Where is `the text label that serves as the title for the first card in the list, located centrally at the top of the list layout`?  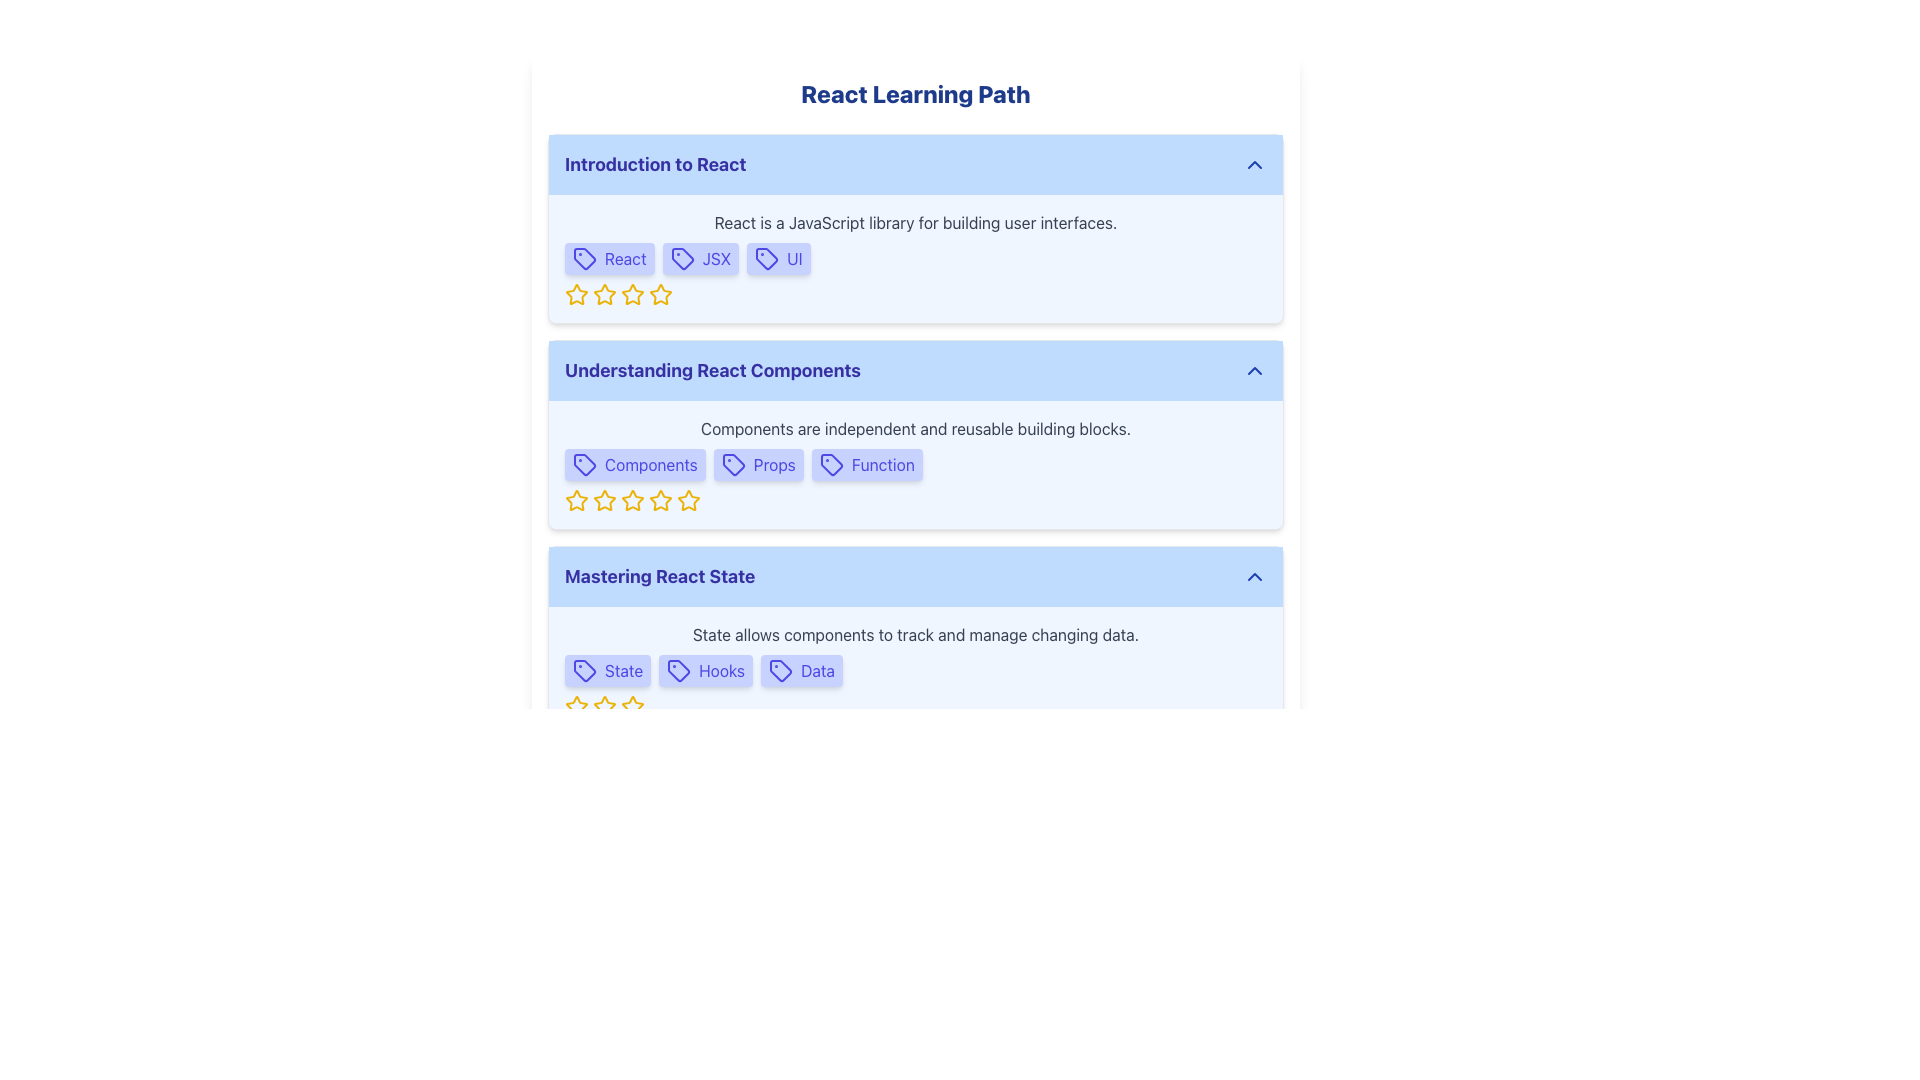
the text label that serves as the title for the first card in the list, located centrally at the top of the list layout is located at coordinates (655, 164).